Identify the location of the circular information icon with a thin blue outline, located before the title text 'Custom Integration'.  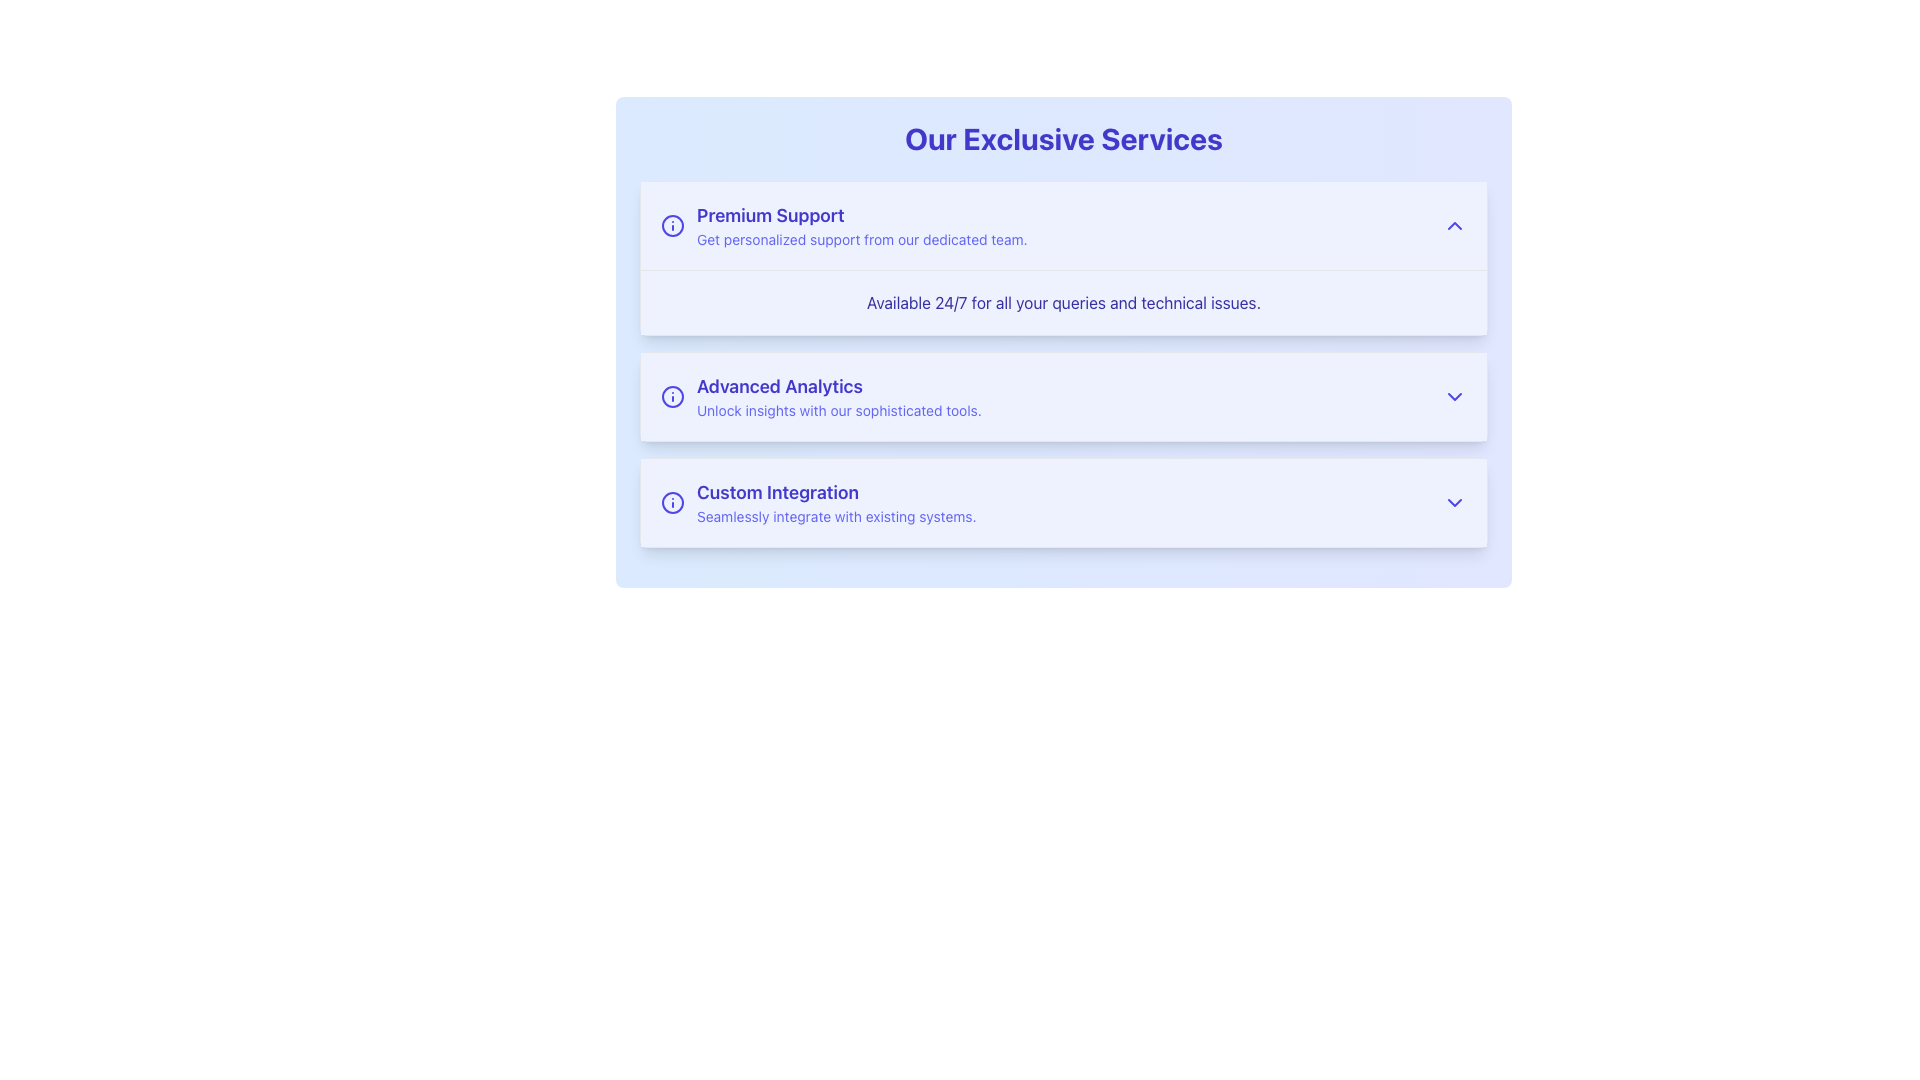
(672, 501).